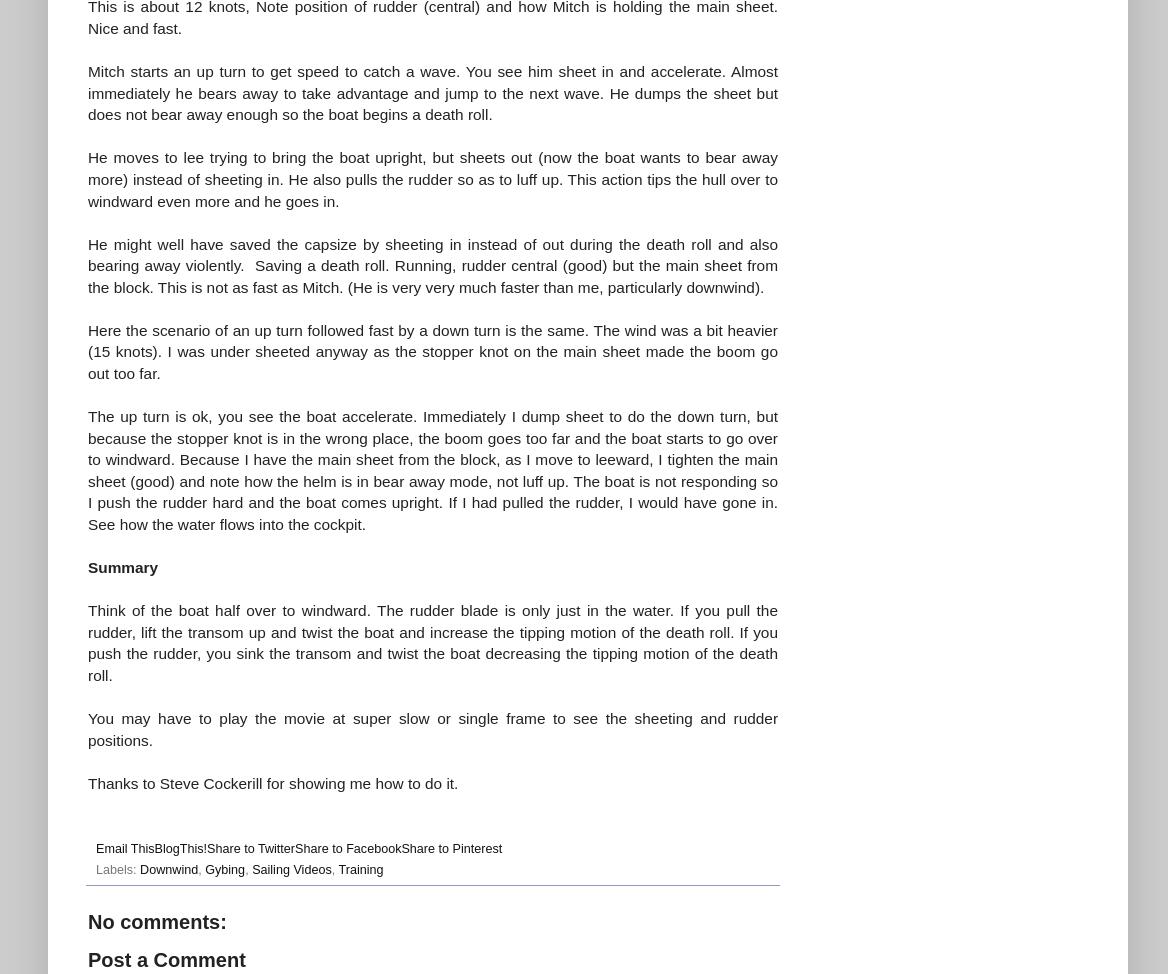 This screenshot has width=1168, height=974. What do you see at coordinates (451, 849) in the screenshot?
I see `'Share to Pinterest'` at bounding box center [451, 849].